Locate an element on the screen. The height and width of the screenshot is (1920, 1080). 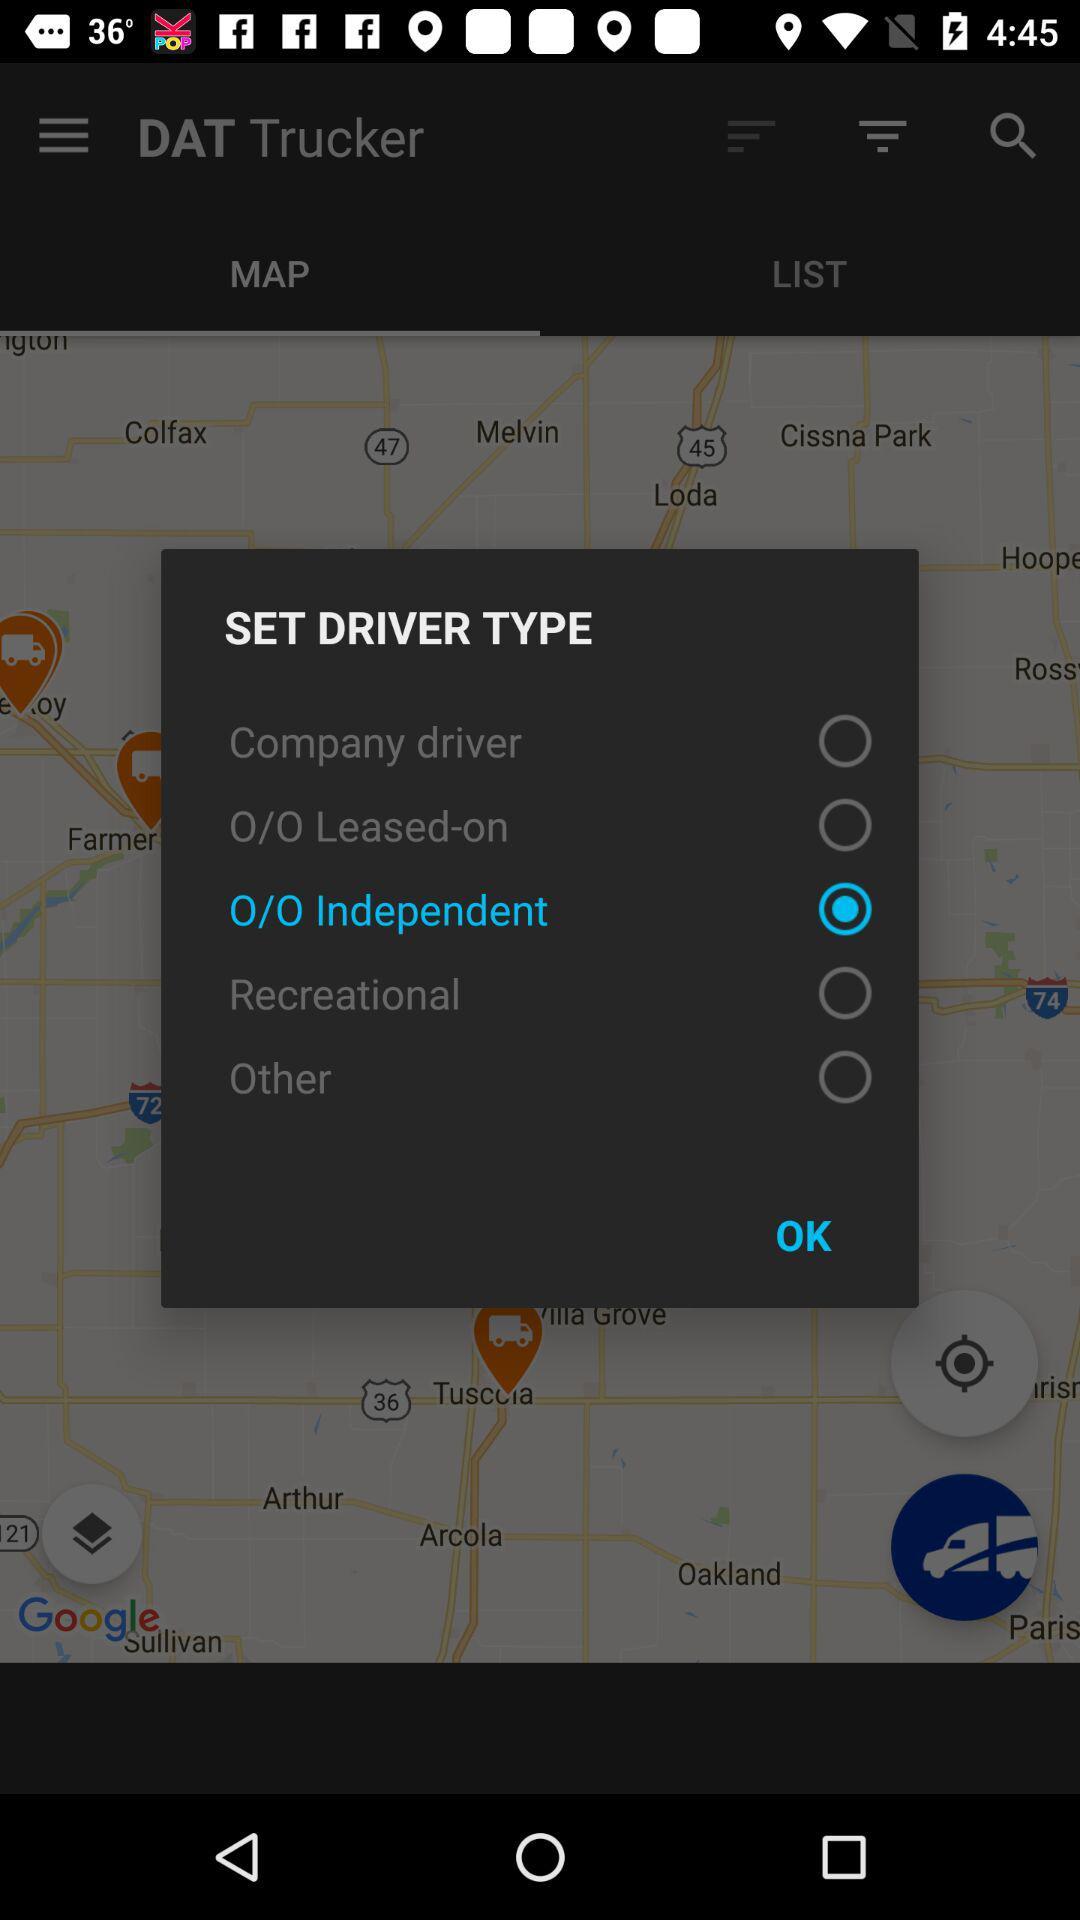
the item below the set driver type icon is located at coordinates (540, 739).